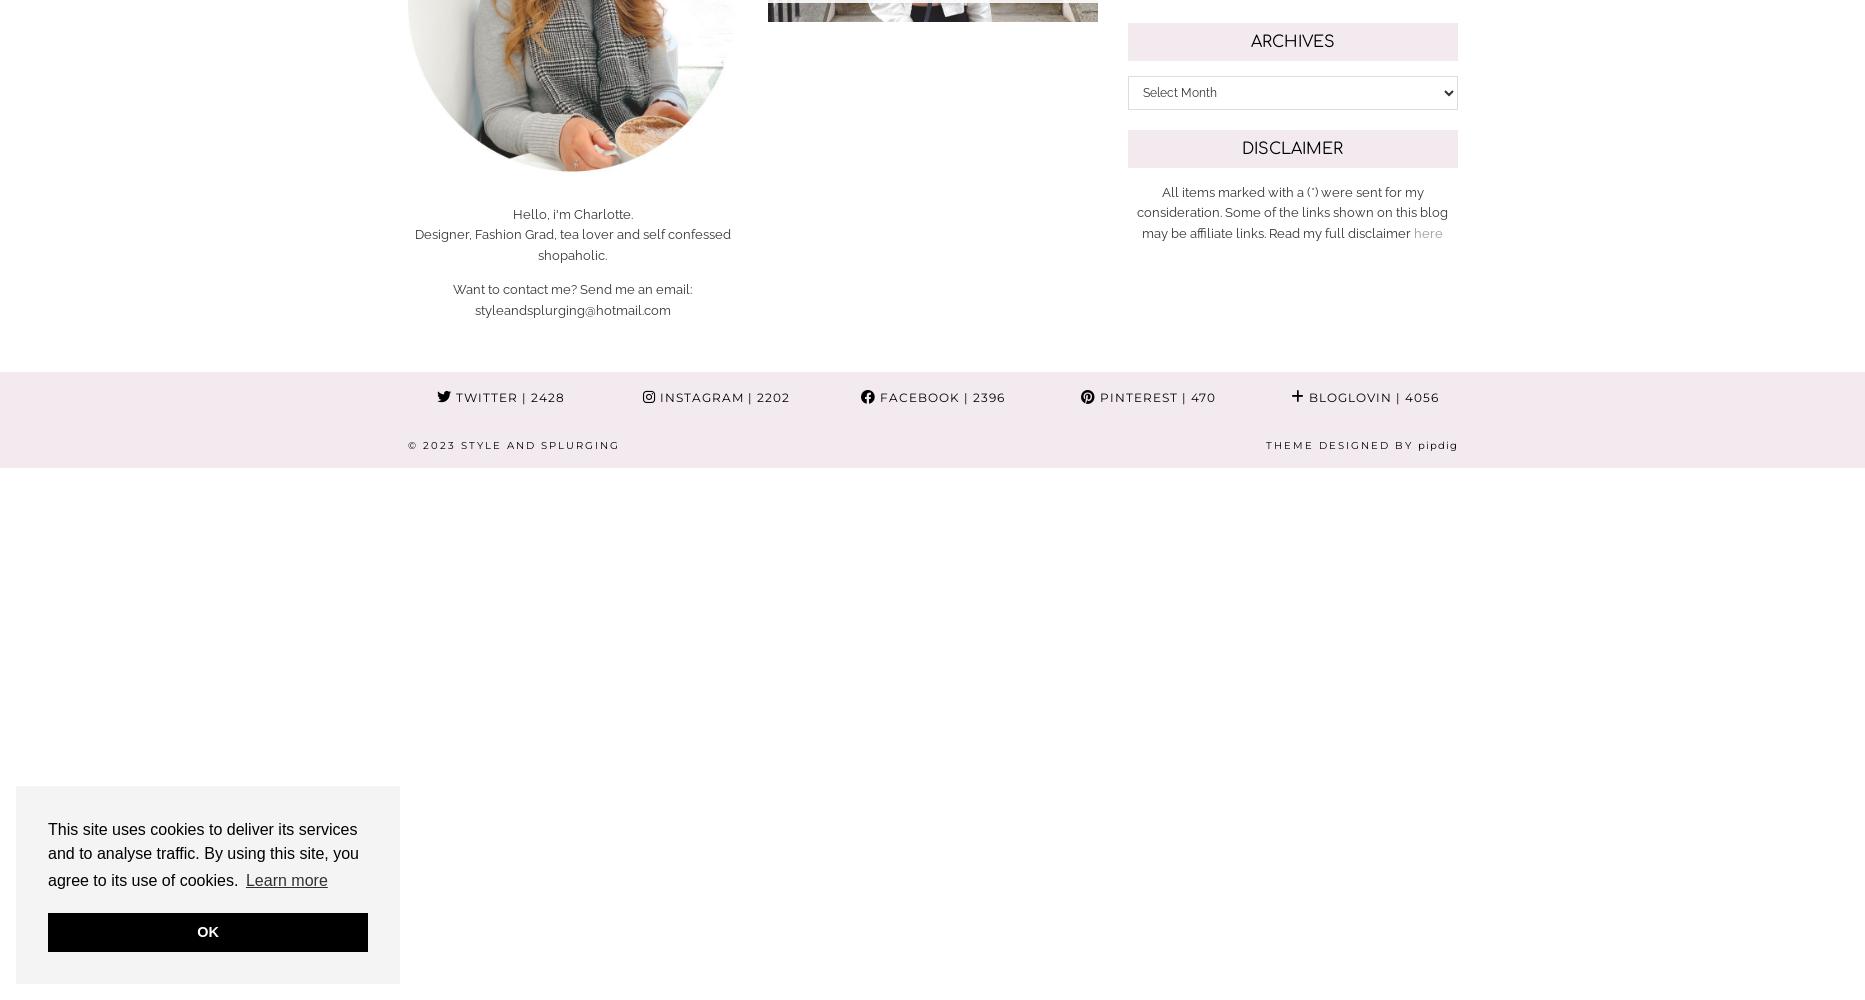  I want to click on 'OK', so click(207, 932).